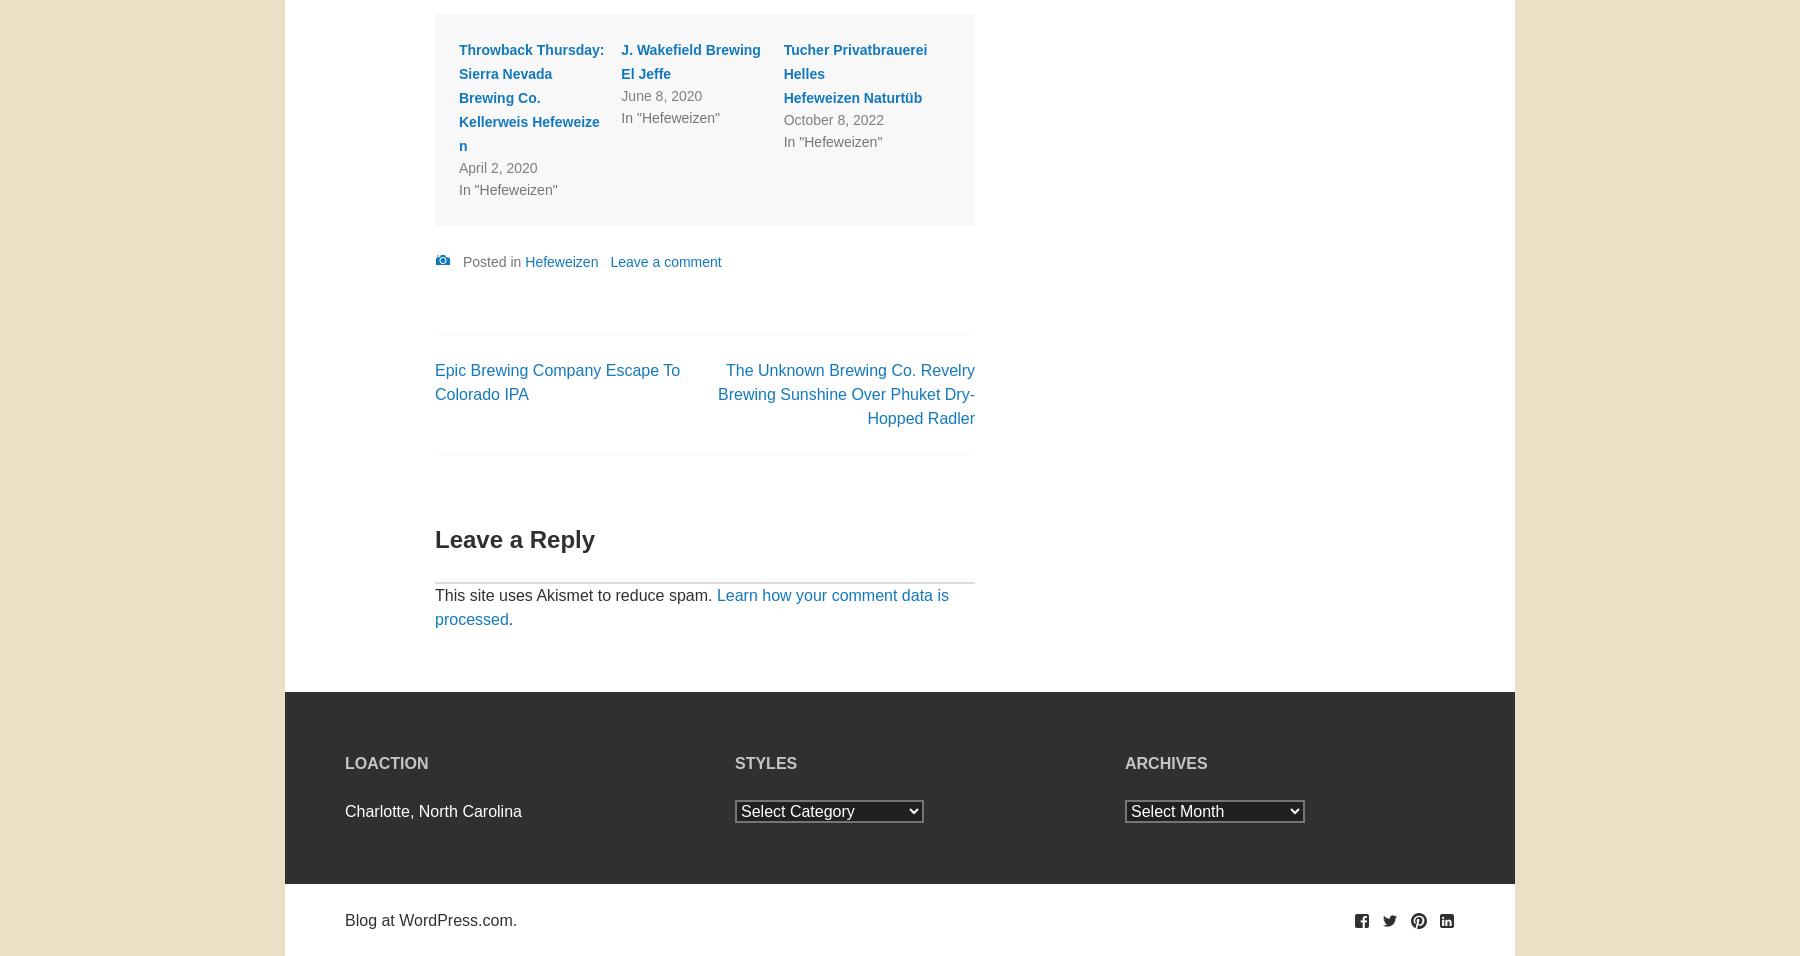  I want to click on 'Charlotte, North Carolina', so click(345, 809).